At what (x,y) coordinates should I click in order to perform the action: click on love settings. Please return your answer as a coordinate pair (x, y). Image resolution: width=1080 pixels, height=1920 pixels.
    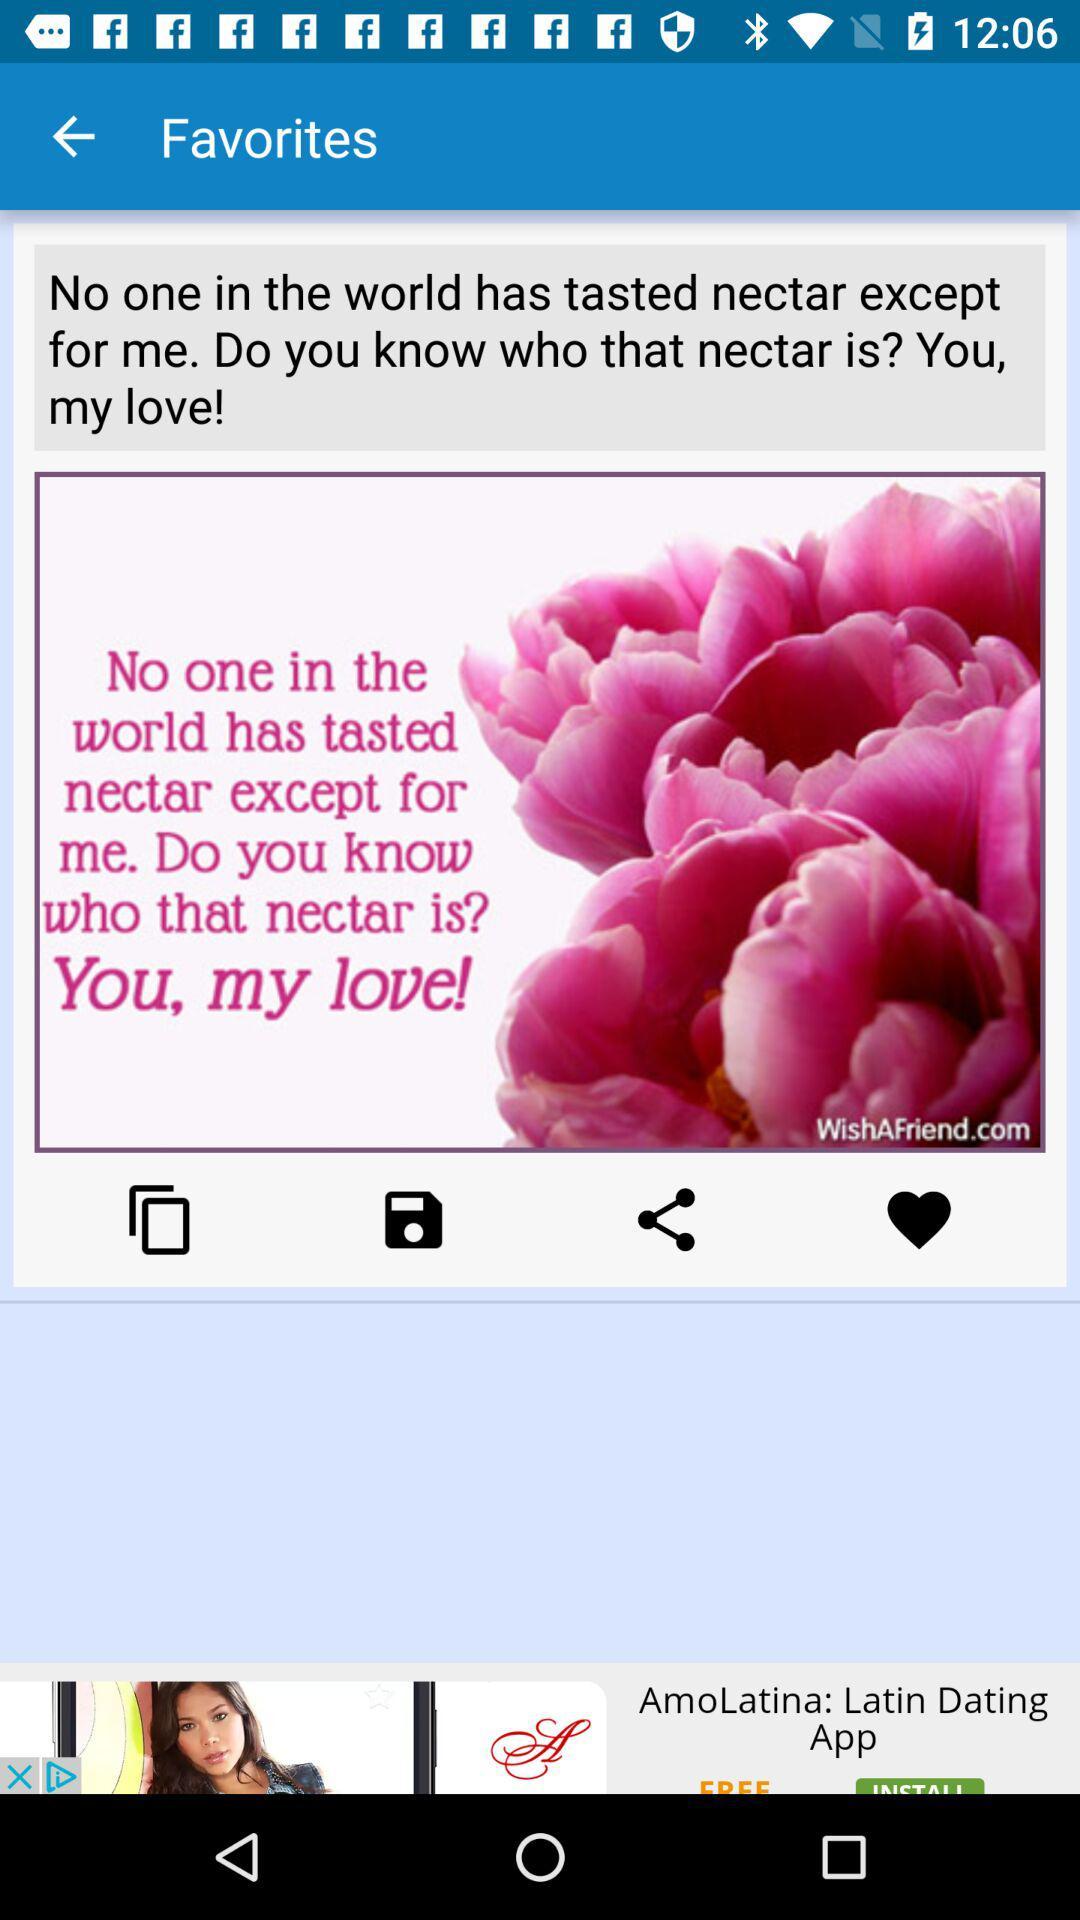
    Looking at the image, I should click on (919, 1218).